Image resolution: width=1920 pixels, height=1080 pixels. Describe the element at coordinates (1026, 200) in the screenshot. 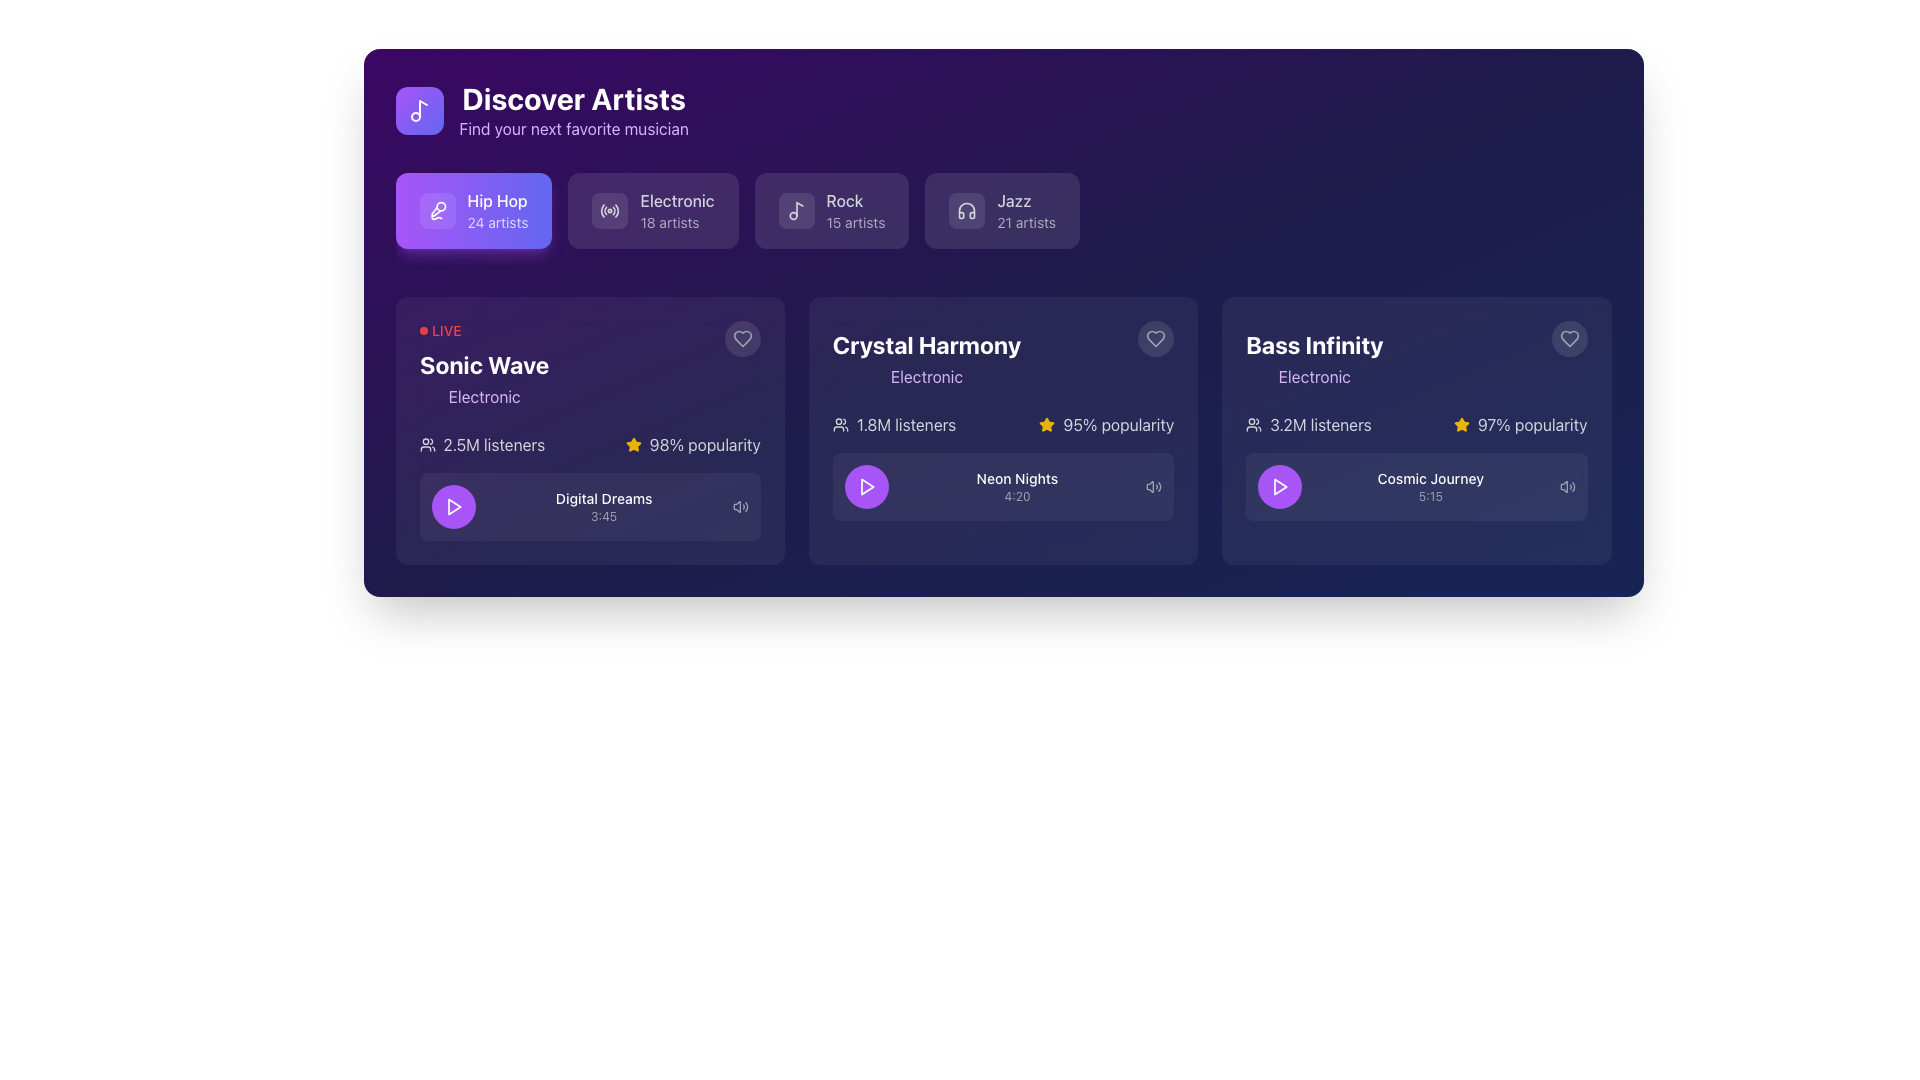

I see `the text label displaying 'Jazz' which is located in the top-right section of the interface within a genre selection card` at that location.